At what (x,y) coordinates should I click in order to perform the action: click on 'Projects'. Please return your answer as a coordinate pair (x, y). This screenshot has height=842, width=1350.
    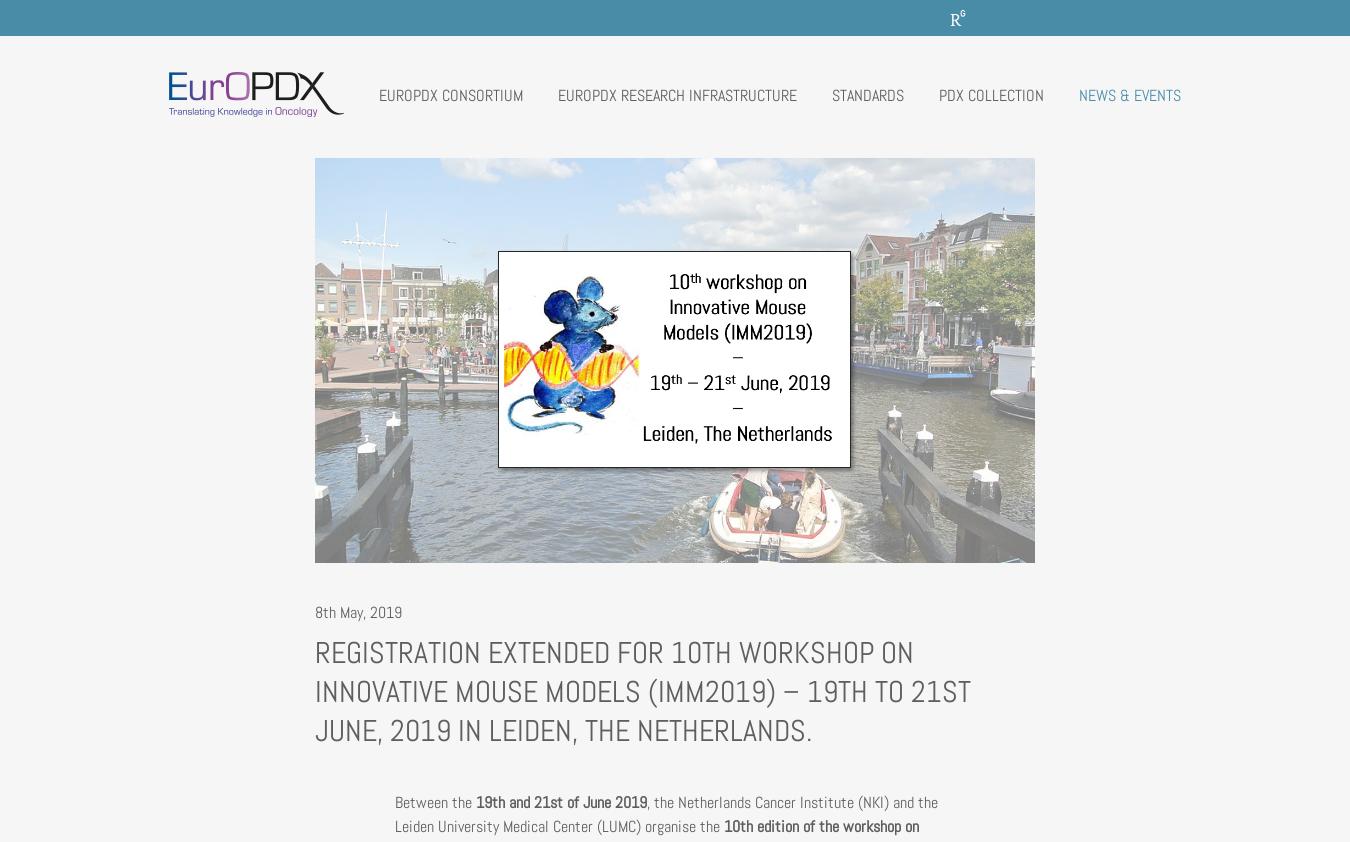
    Looking at the image, I should click on (430, 319).